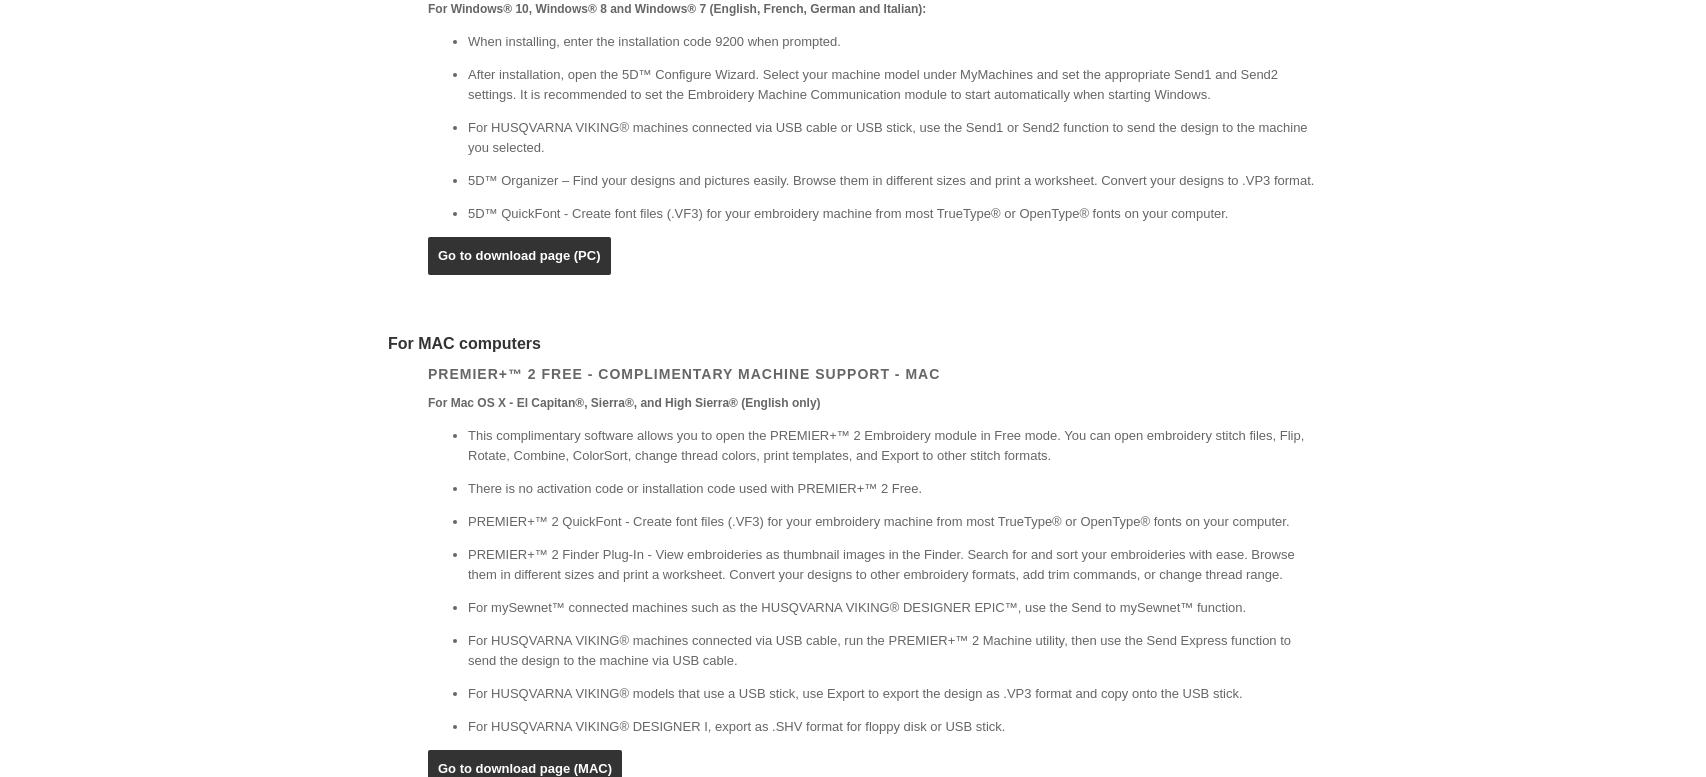  I want to click on 'For MAC computers', so click(463, 343).